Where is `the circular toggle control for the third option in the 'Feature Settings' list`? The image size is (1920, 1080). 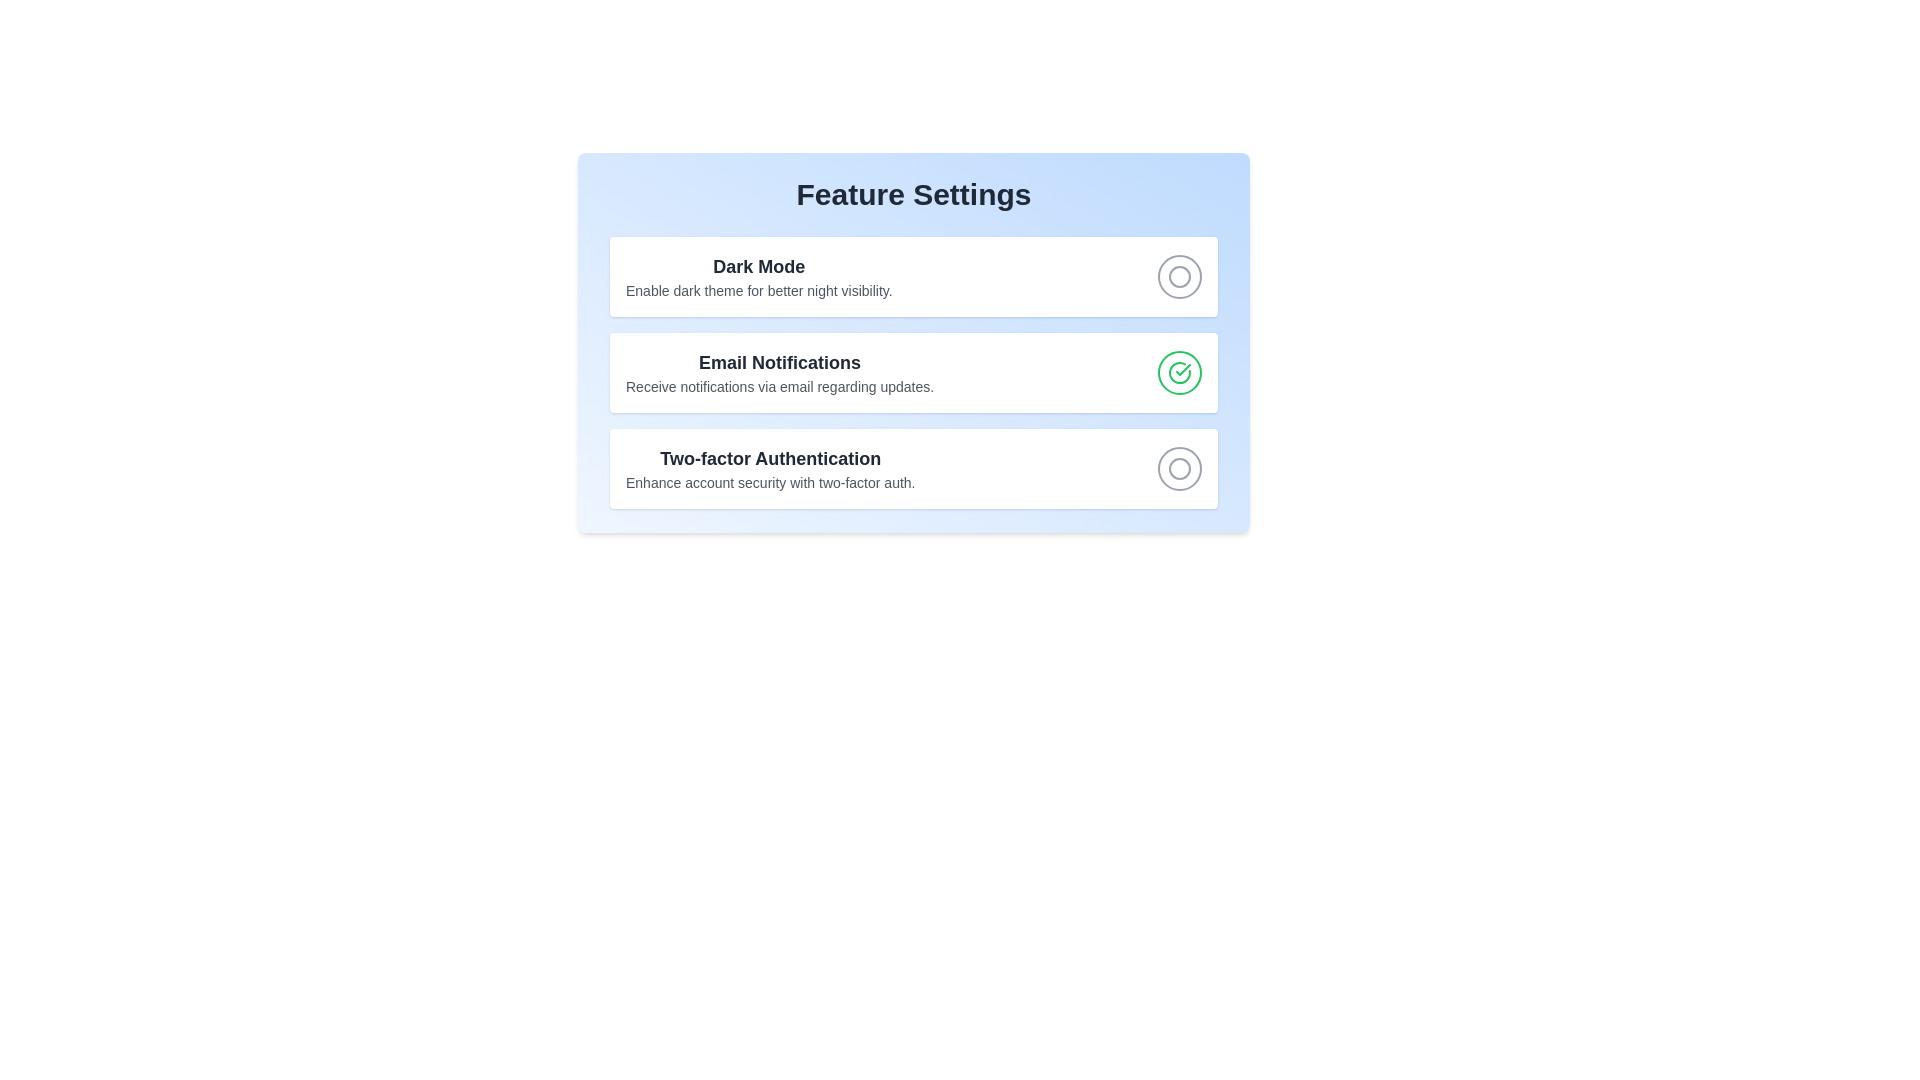 the circular toggle control for the third option in the 'Feature Settings' list is located at coordinates (912, 469).